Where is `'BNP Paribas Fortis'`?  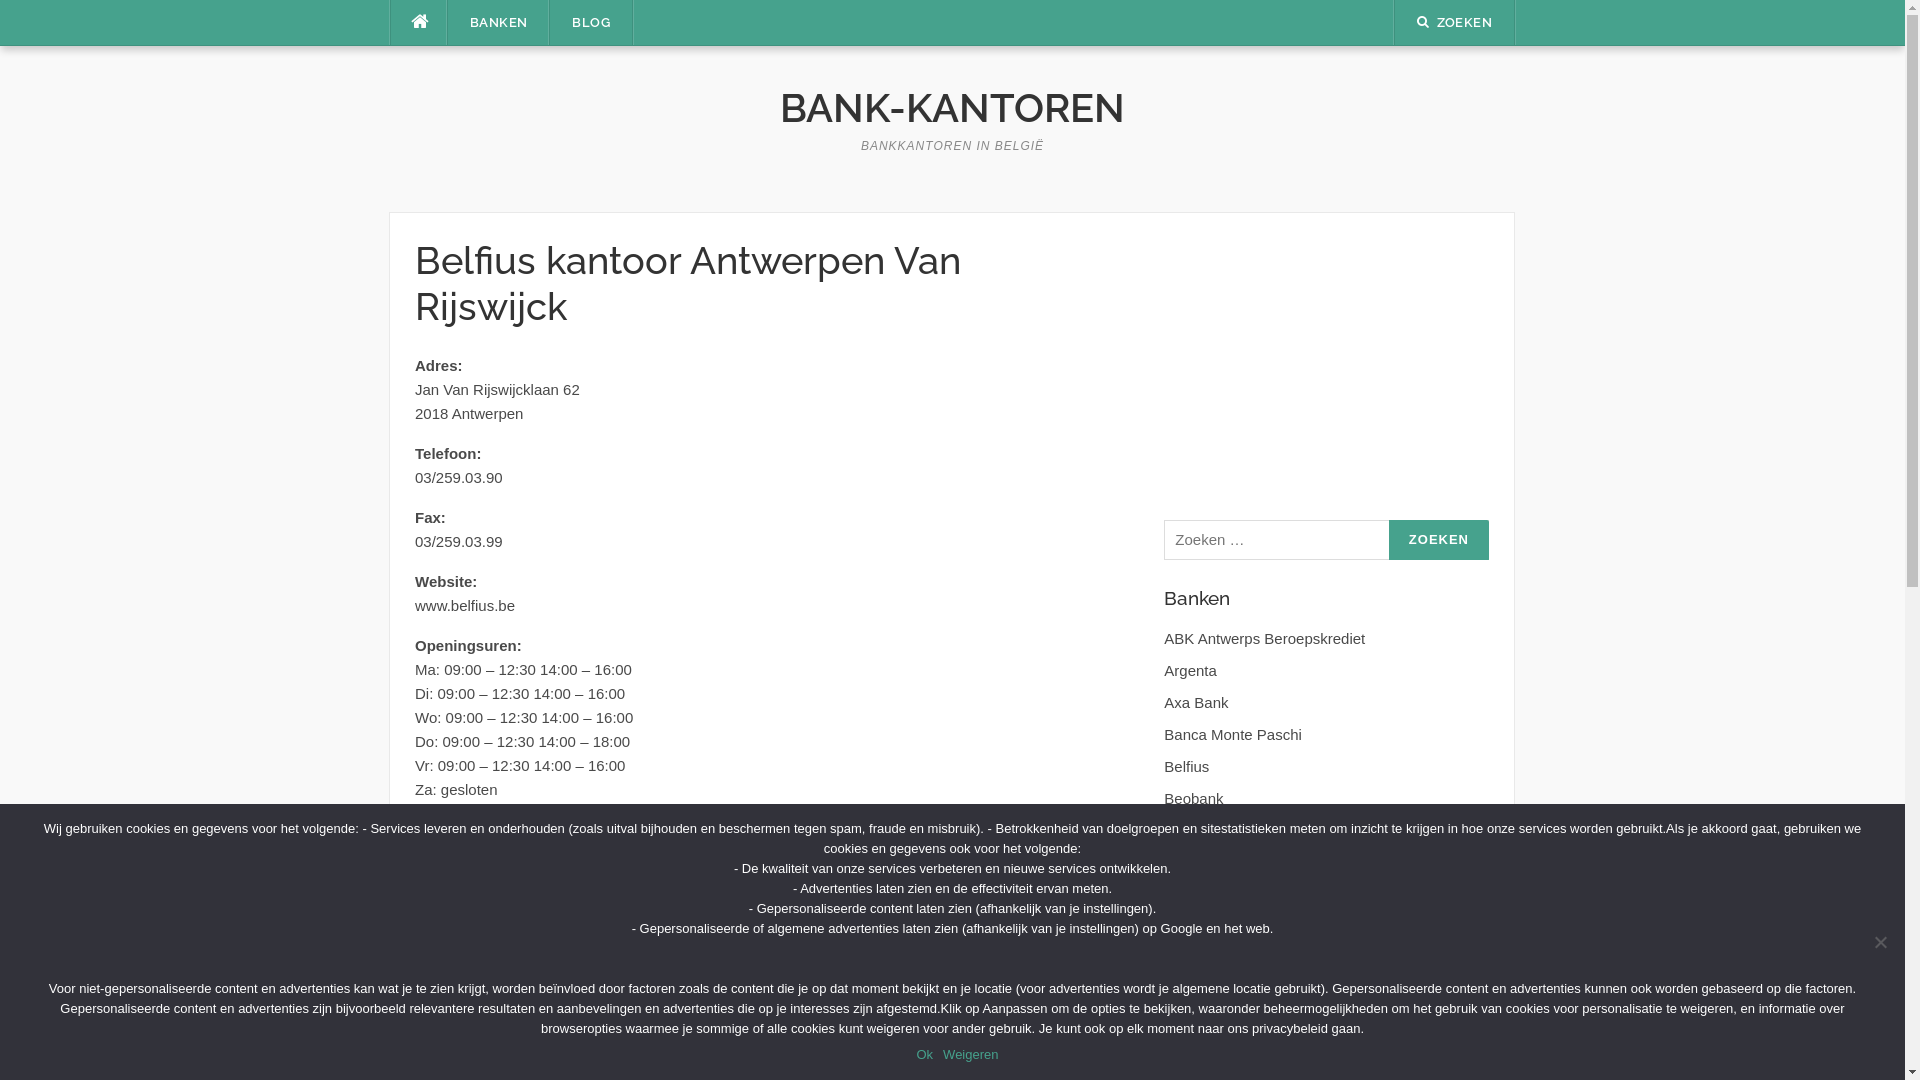
'BNP Paribas Fortis' is located at coordinates (1226, 861).